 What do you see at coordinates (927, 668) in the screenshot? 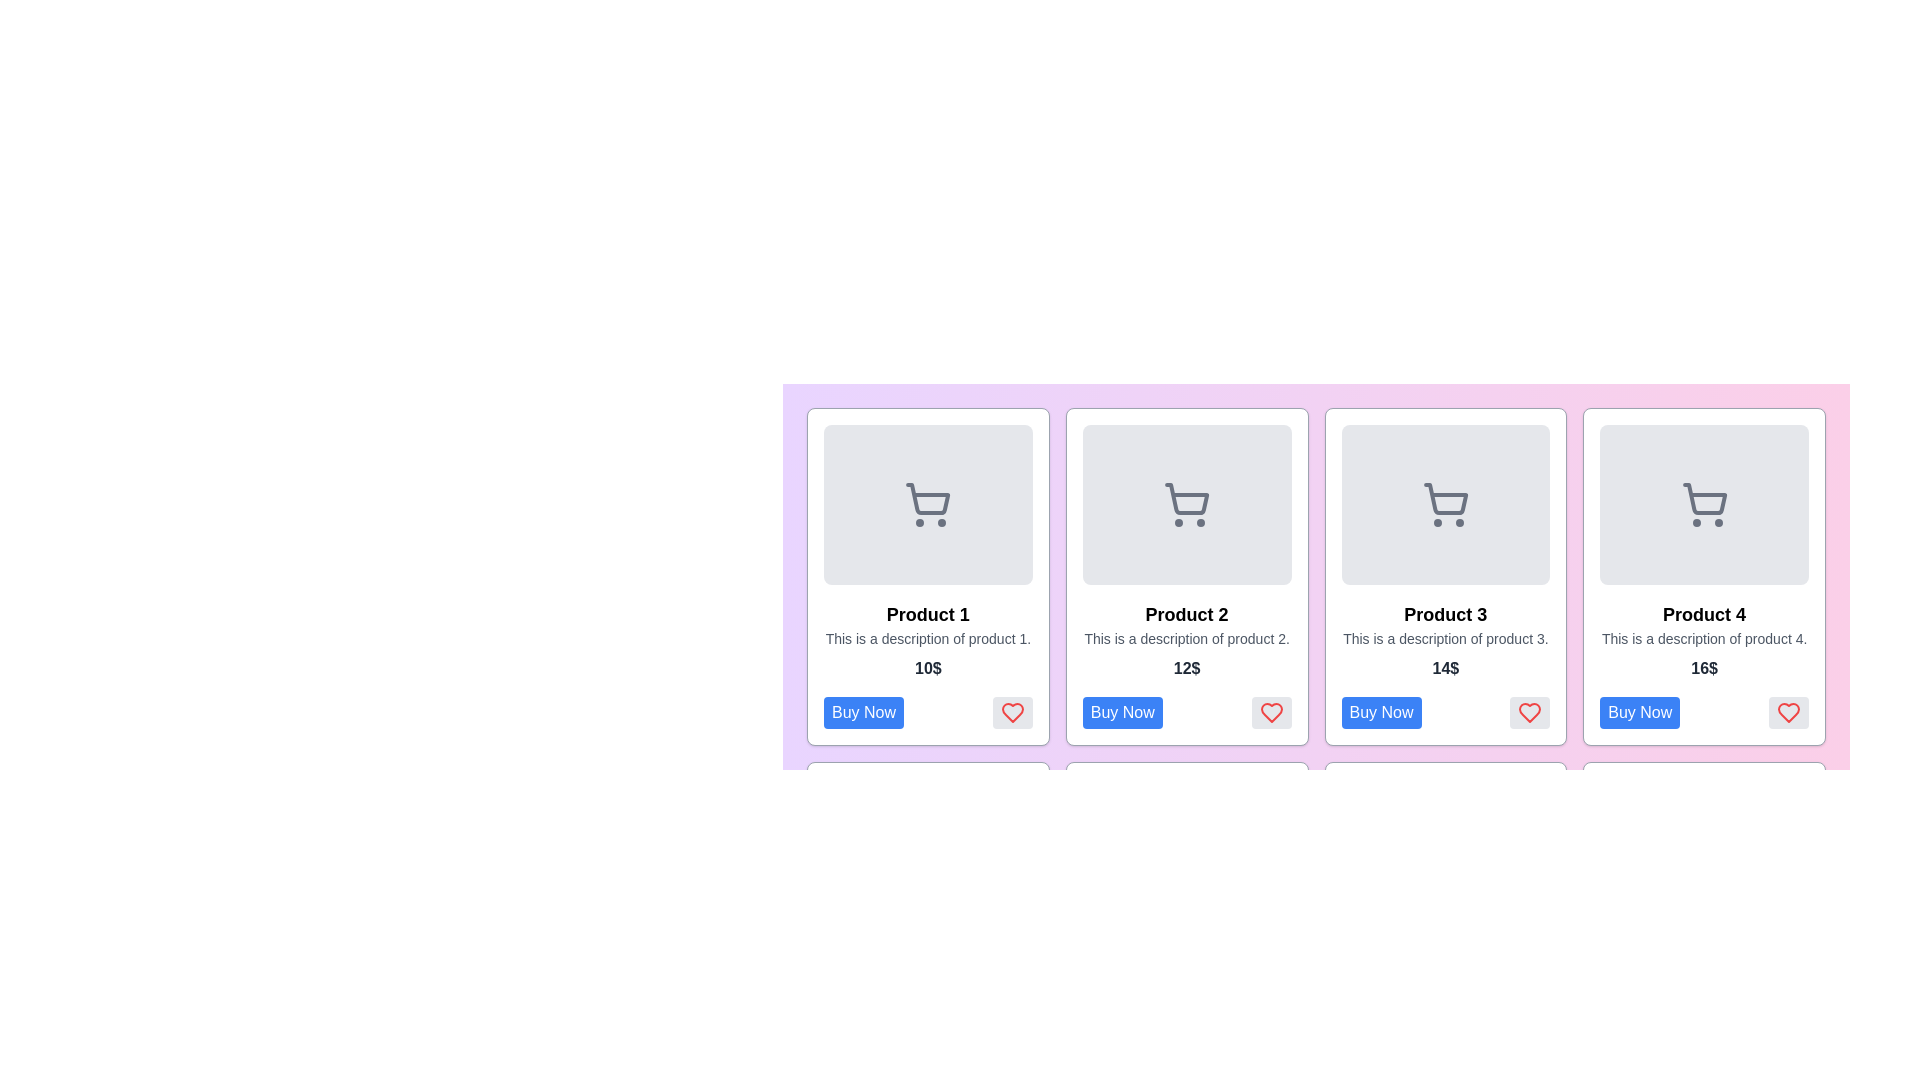
I see `value of the price label displayed within the product card that is positioned under the product description and above the 'Buy Now' button and heart icon` at bounding box center [927, 668].